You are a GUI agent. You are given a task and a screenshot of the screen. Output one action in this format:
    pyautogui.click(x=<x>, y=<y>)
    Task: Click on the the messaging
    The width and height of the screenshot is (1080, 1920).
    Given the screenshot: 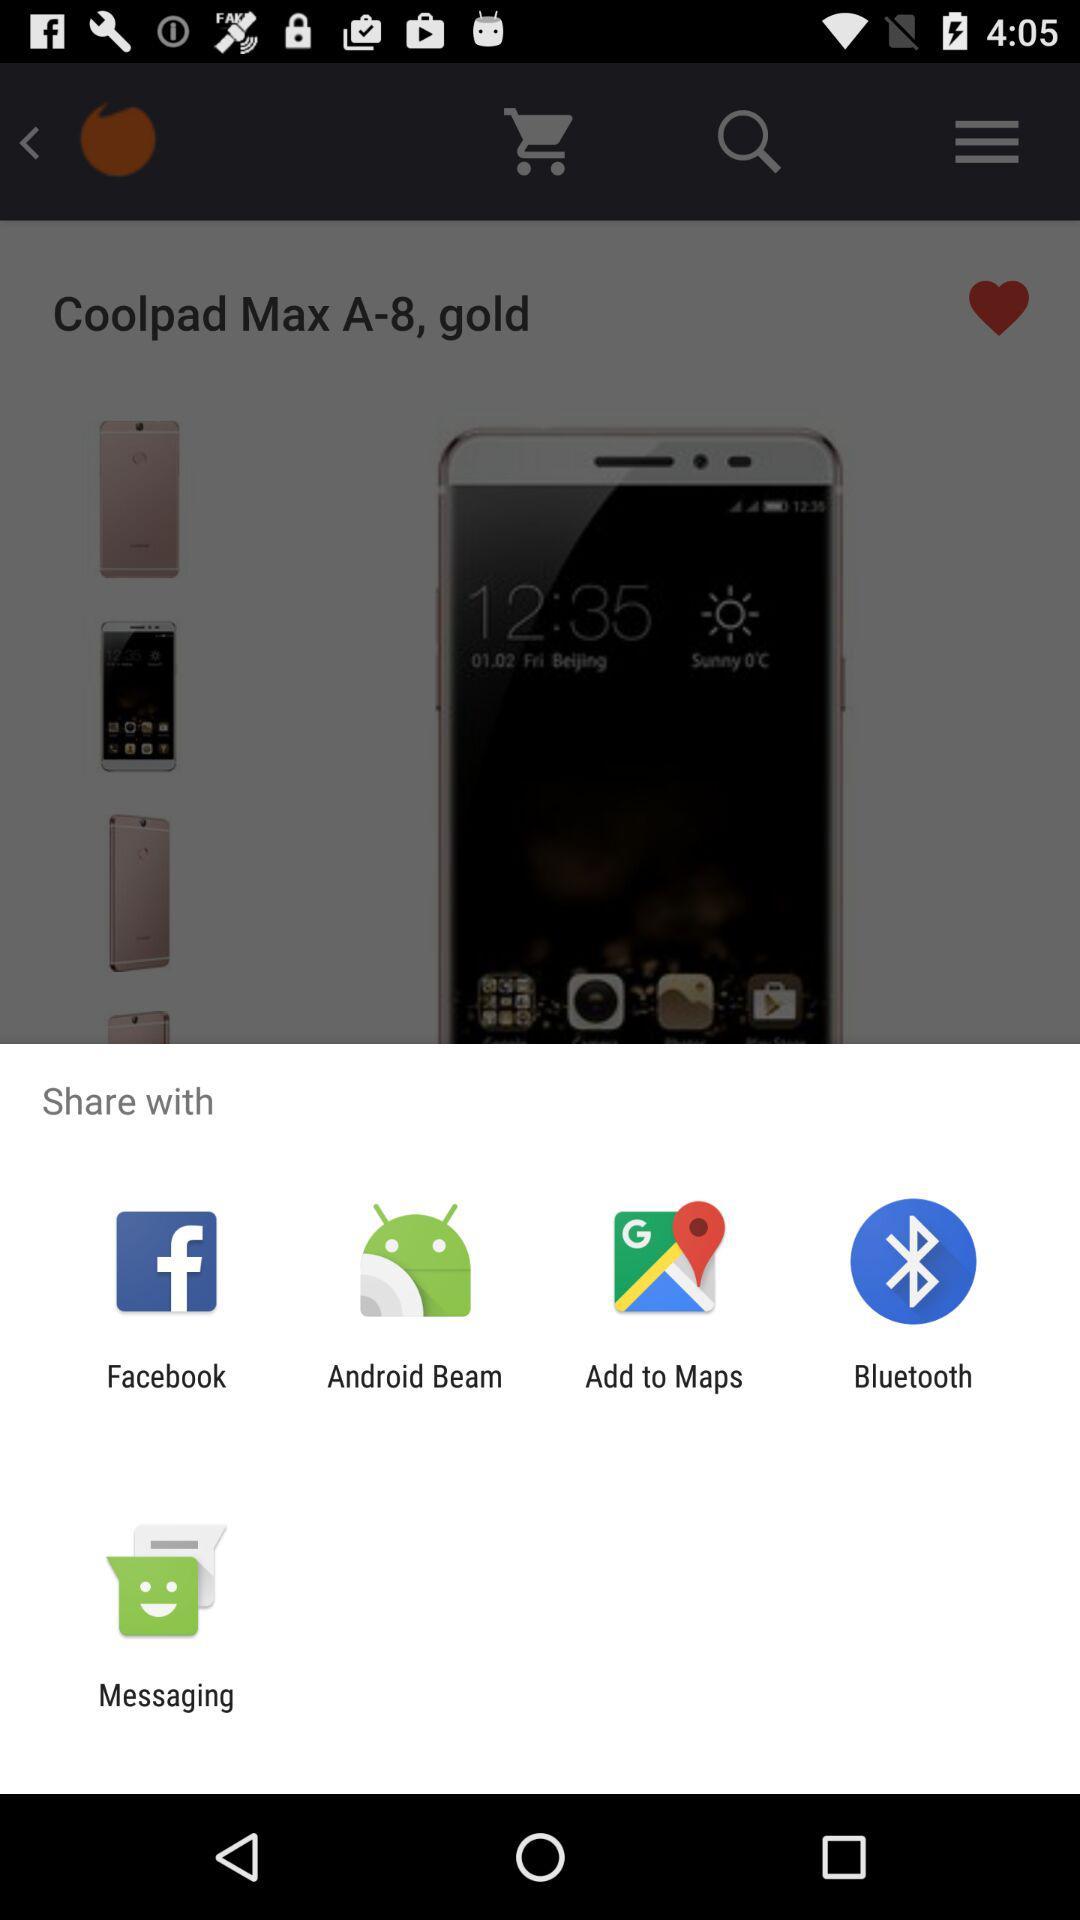 What is the action you would take?
    pyautogui.click(x=165, y=1711)
    